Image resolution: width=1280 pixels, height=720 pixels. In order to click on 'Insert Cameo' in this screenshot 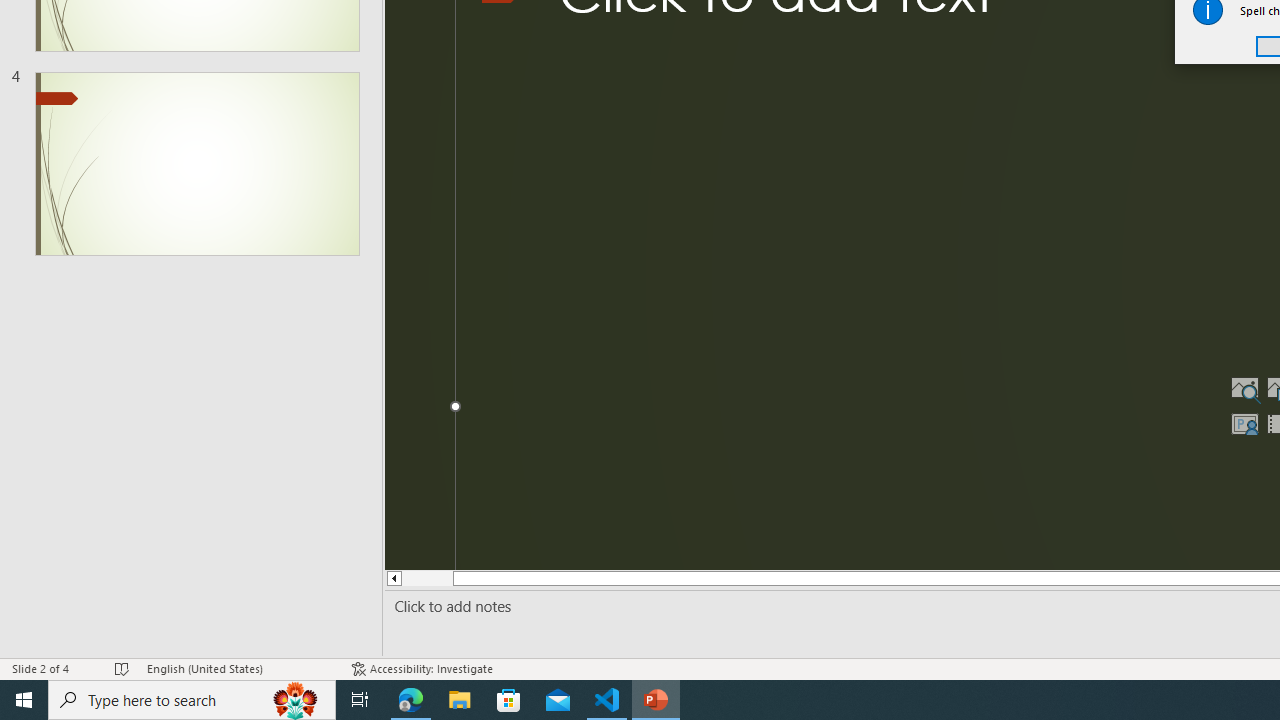, I will do `click(1243, 423)`.